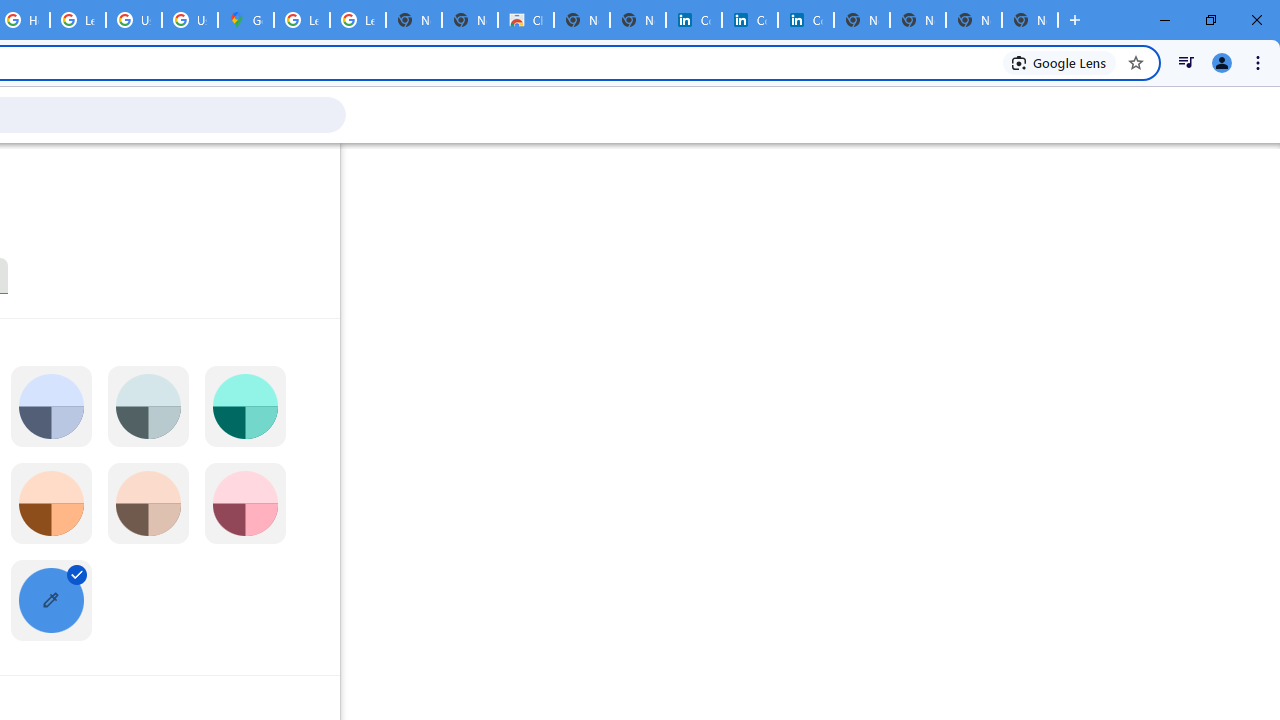  I want to click on 'Google Maps', so click(244, 20).